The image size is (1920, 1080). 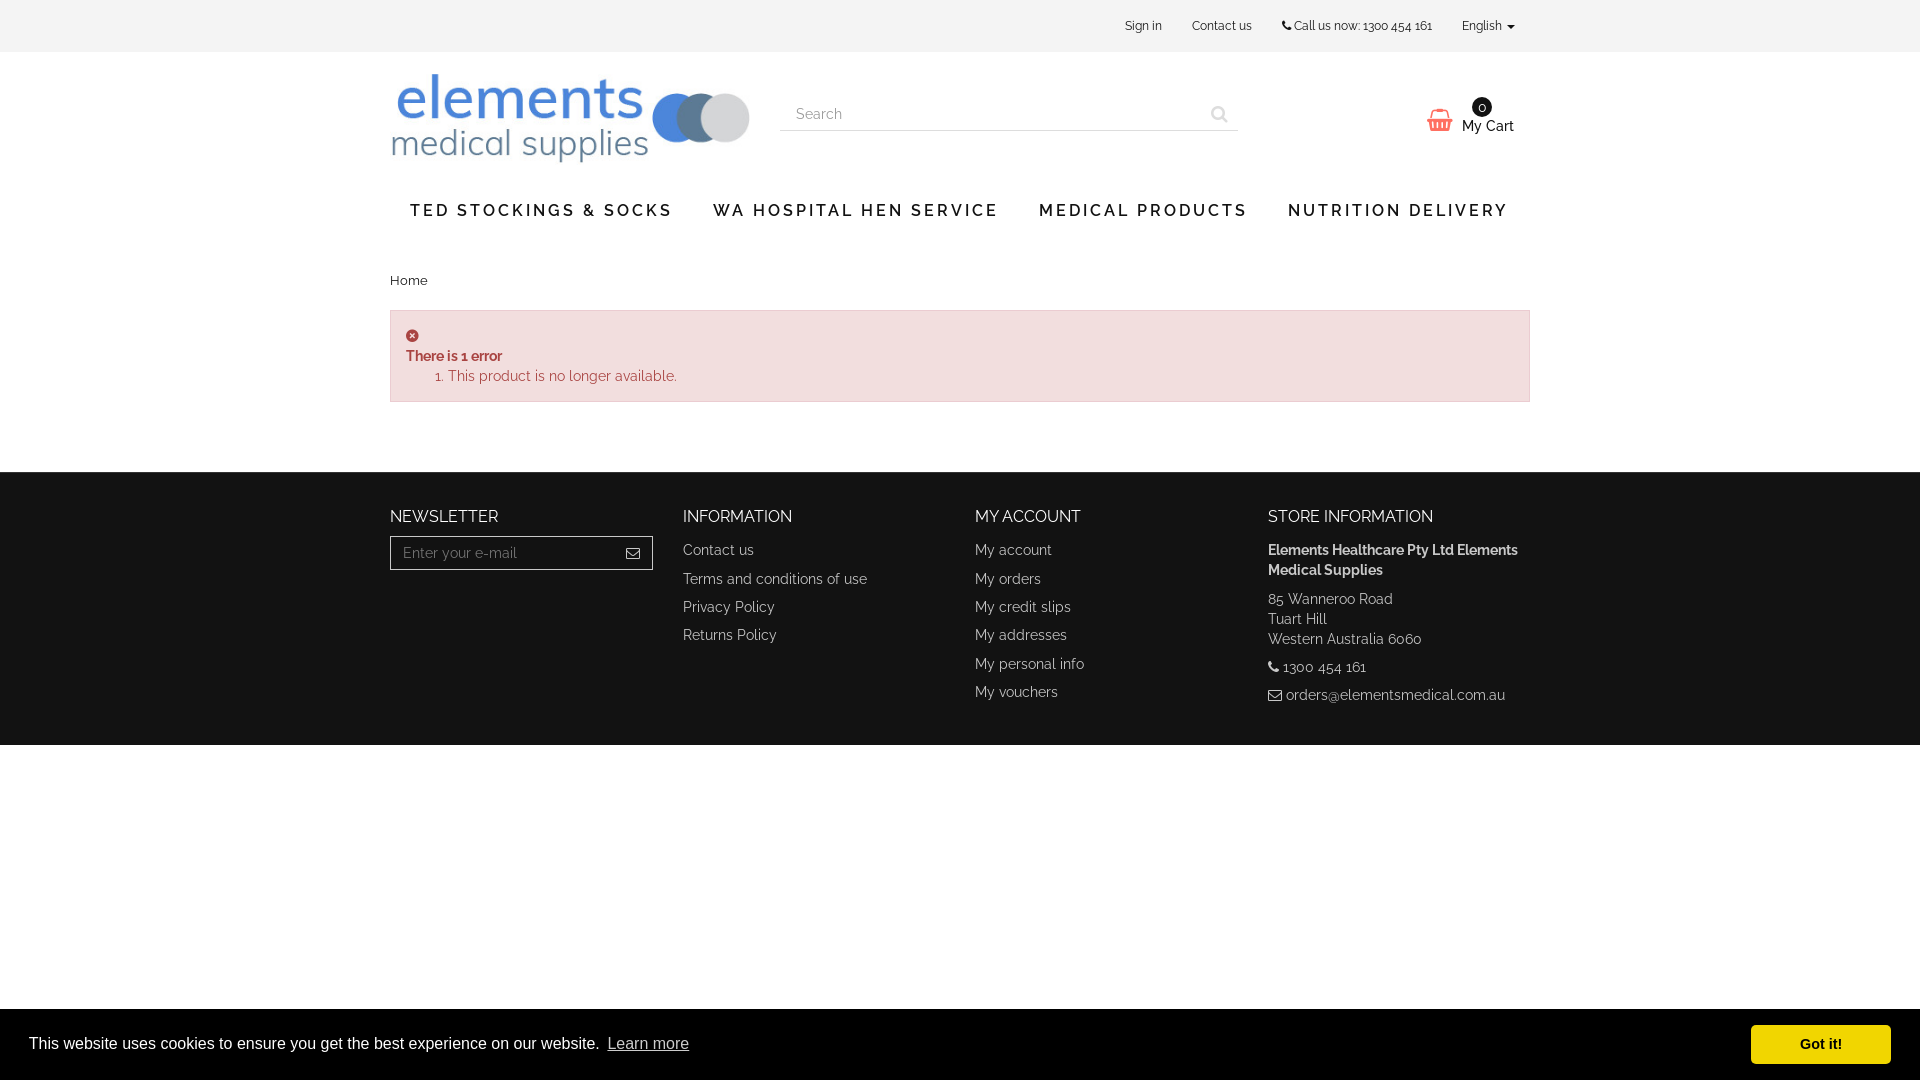 I want to click on 'Learn more', so click(x=648, y=1043).